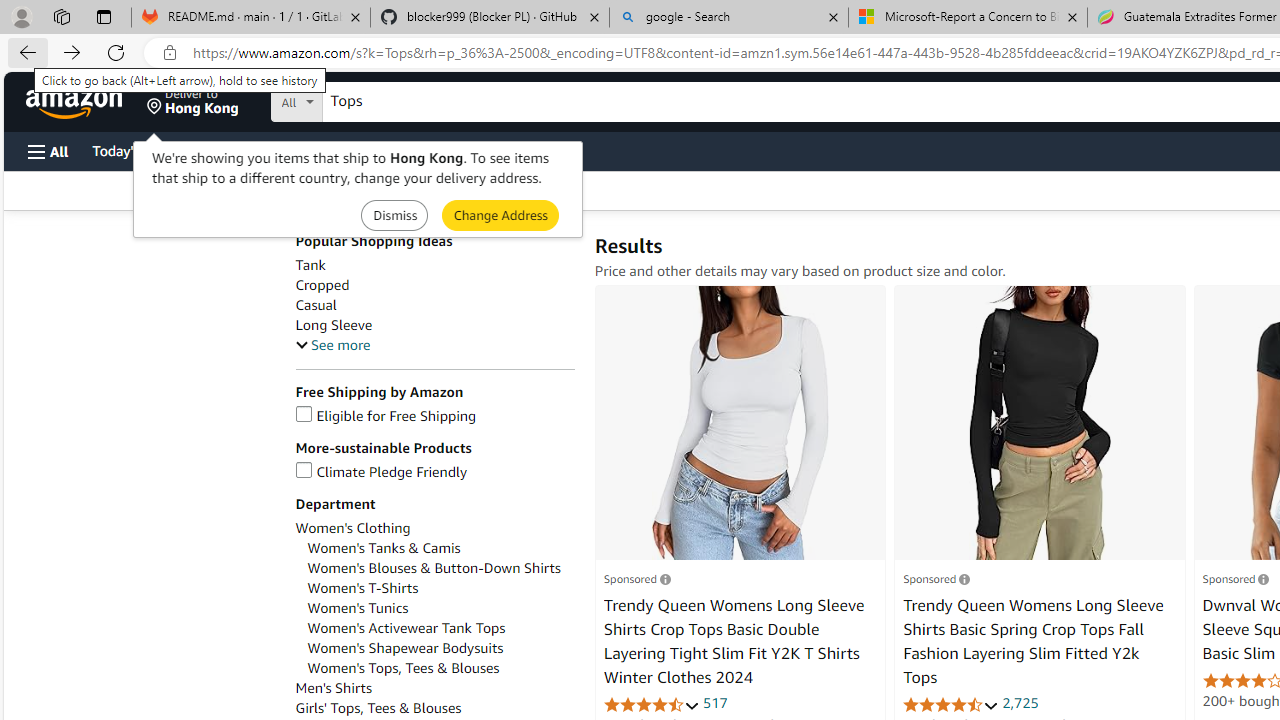 The height and width of the screenshot is (720, 1280). I want to click on 'Today', so click(133, 149).